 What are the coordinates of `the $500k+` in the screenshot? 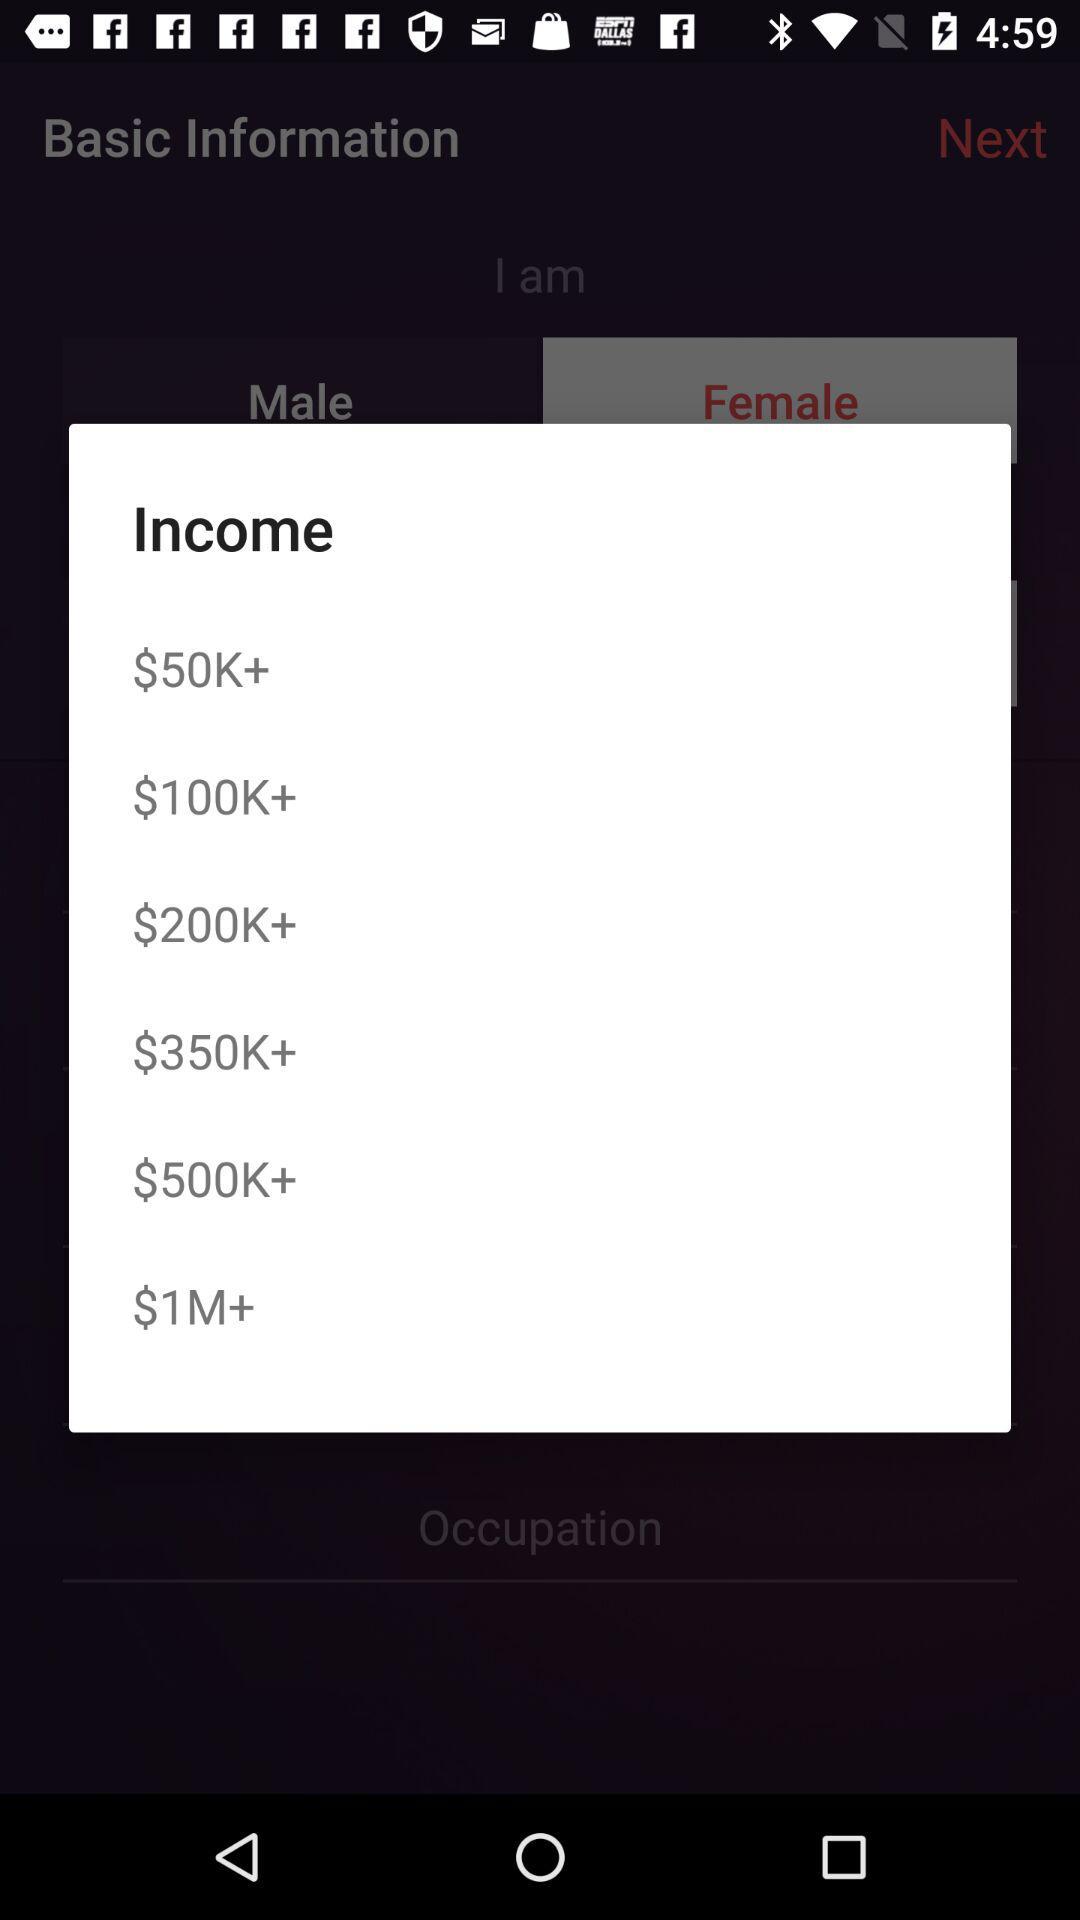 It's located at (214, 1178).